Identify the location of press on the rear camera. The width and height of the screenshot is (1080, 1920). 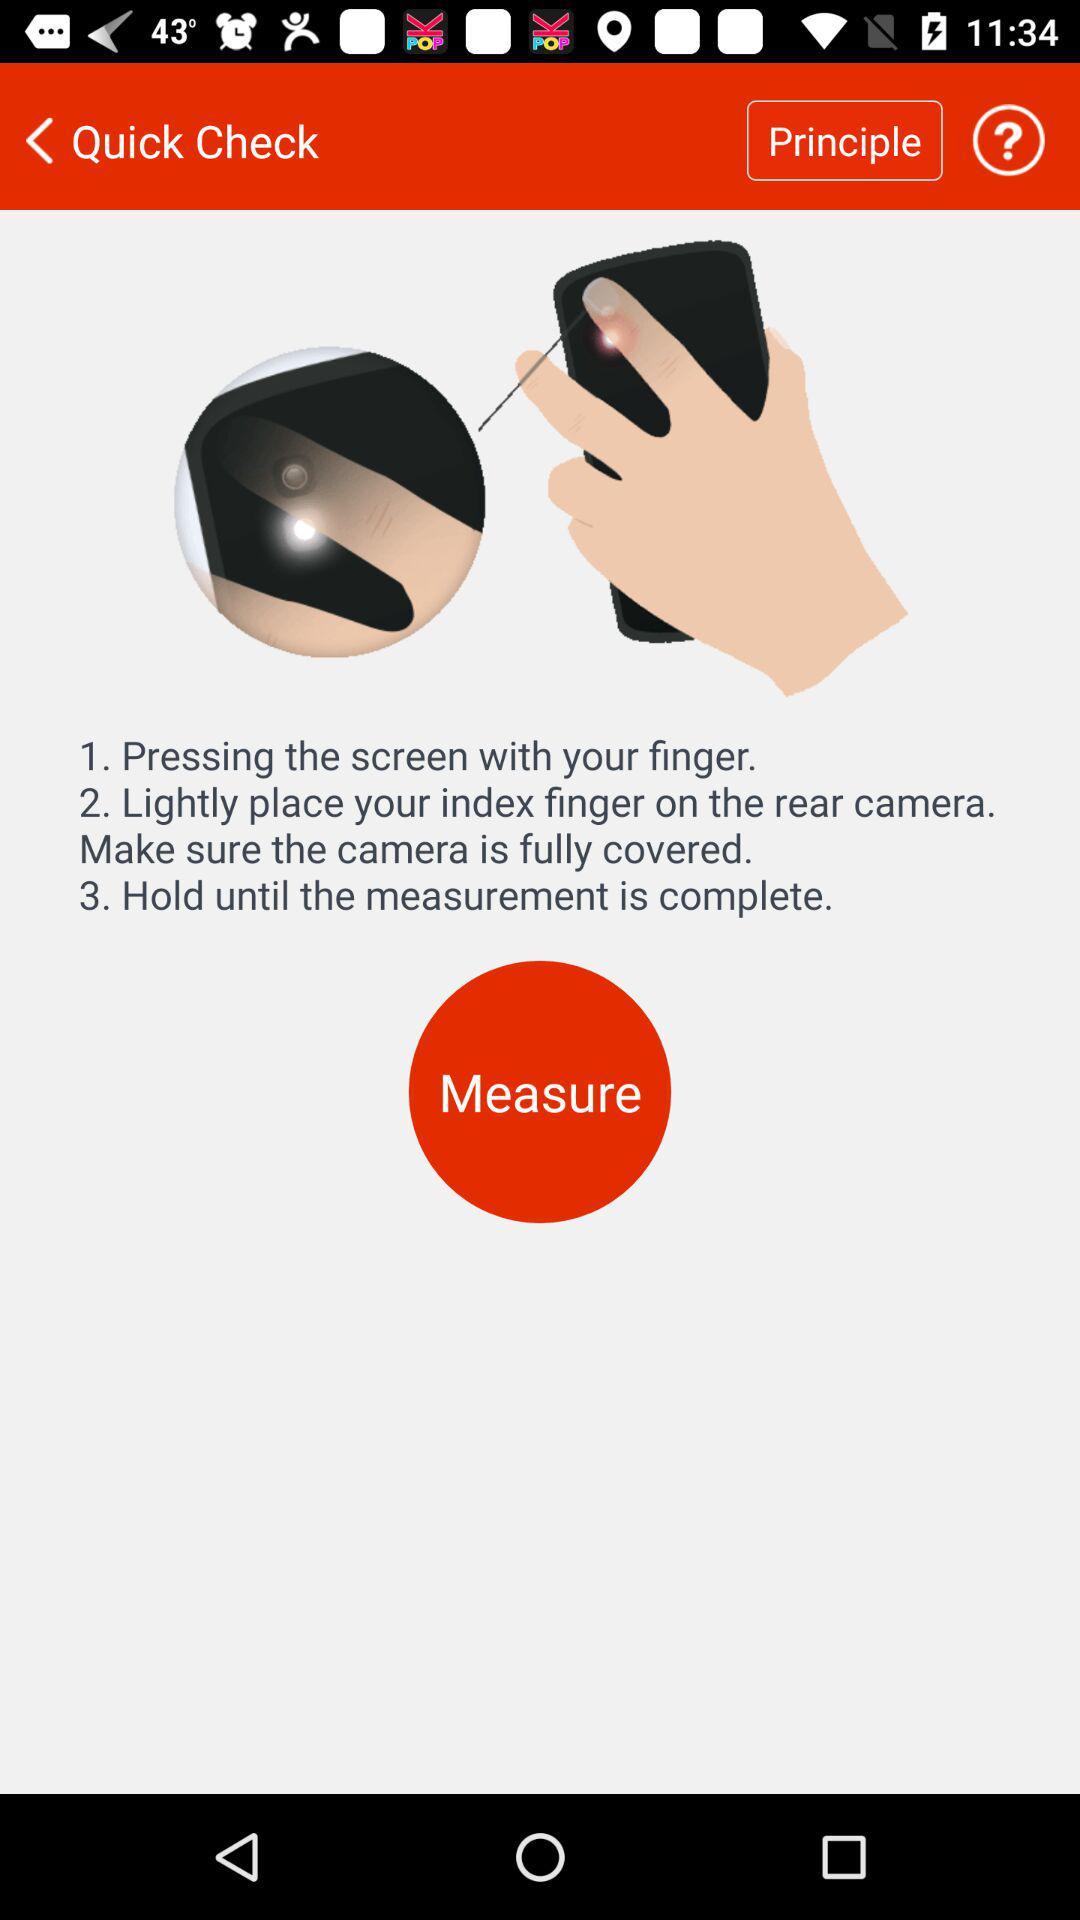
(1008, 139).